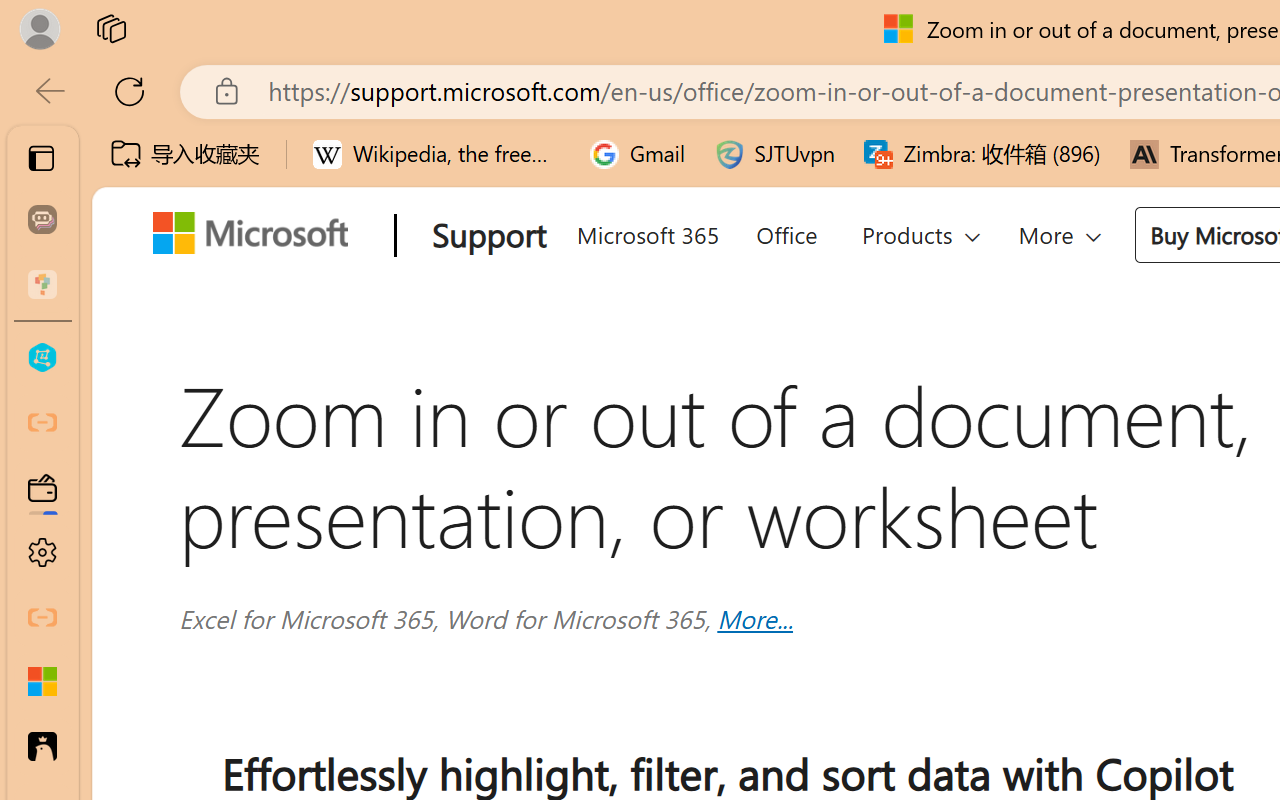 The height and width of the screenshot is (800, 1280). What do you see at coordinates (637, 154) in the screenshot?
I see `'Gmail'` at bounding box center [637, 154].